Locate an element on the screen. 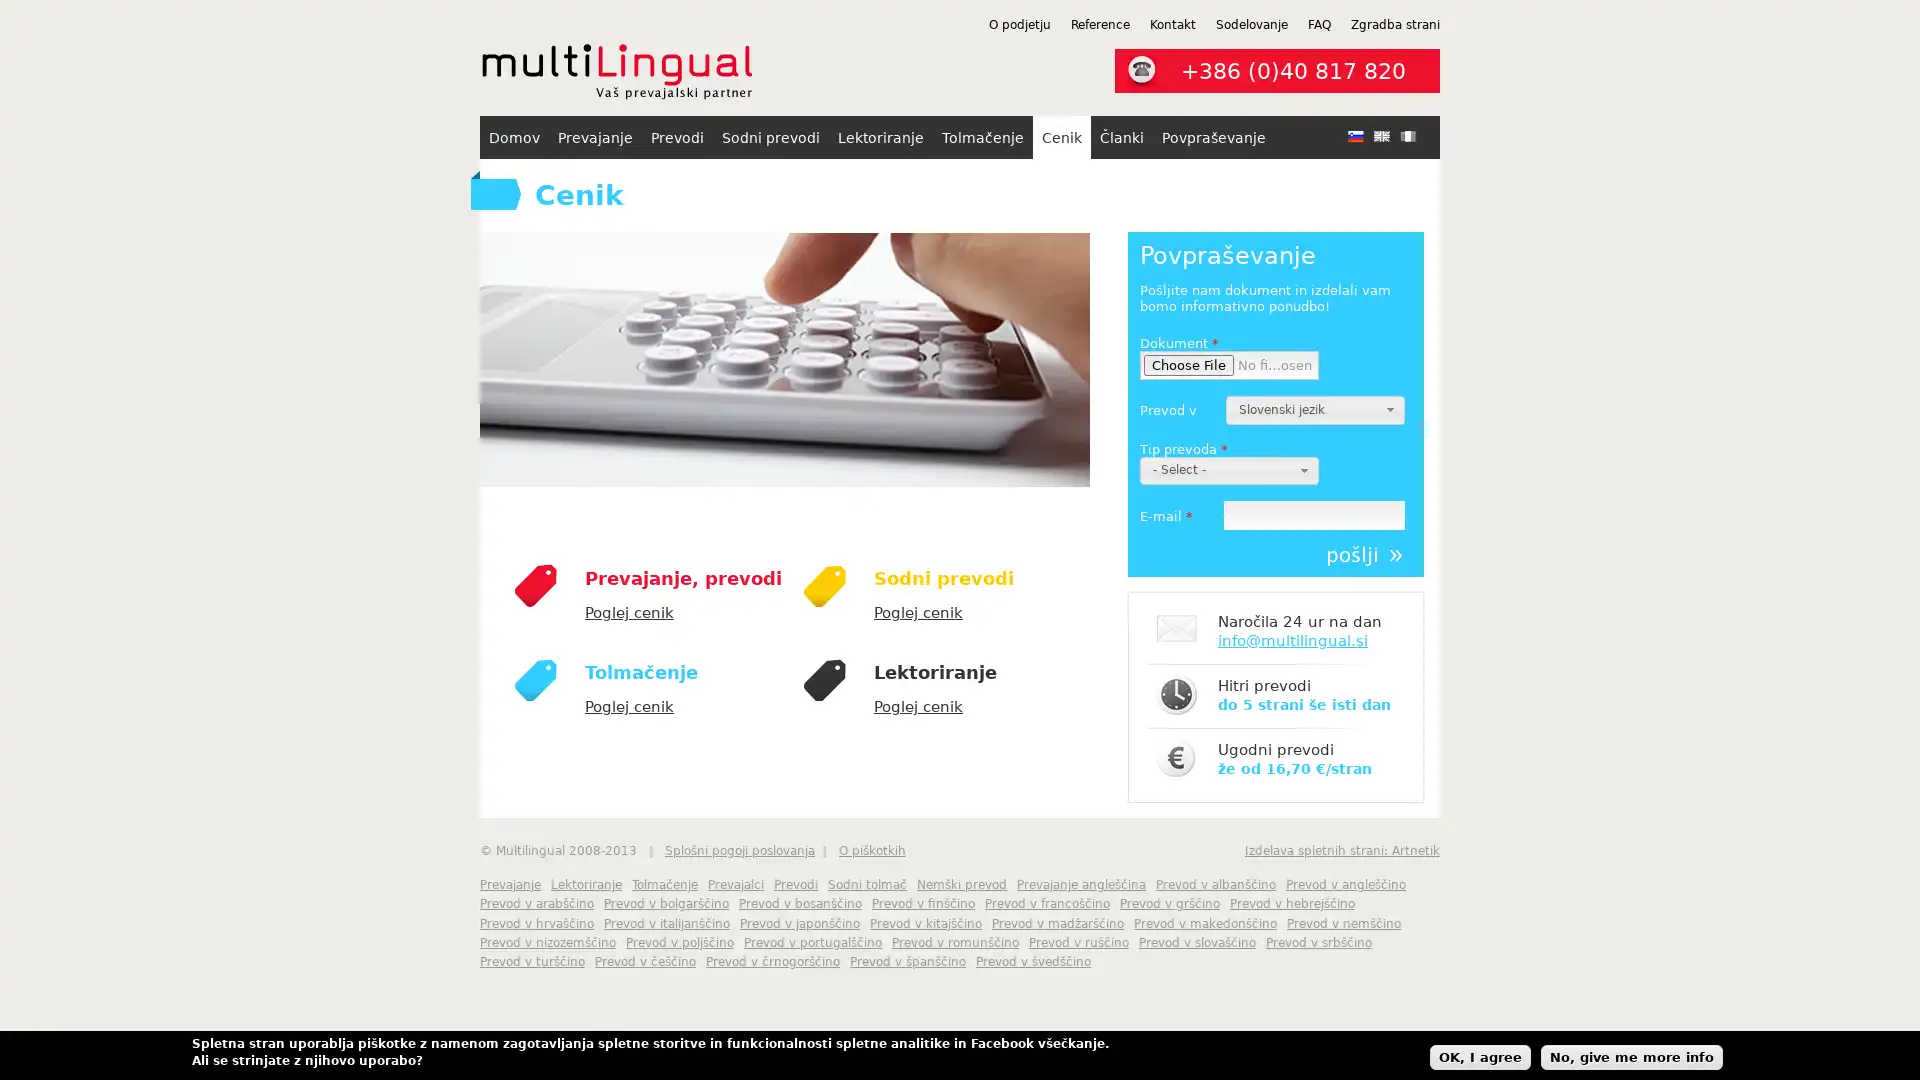  poslji is located at coordinates (1363, 555).